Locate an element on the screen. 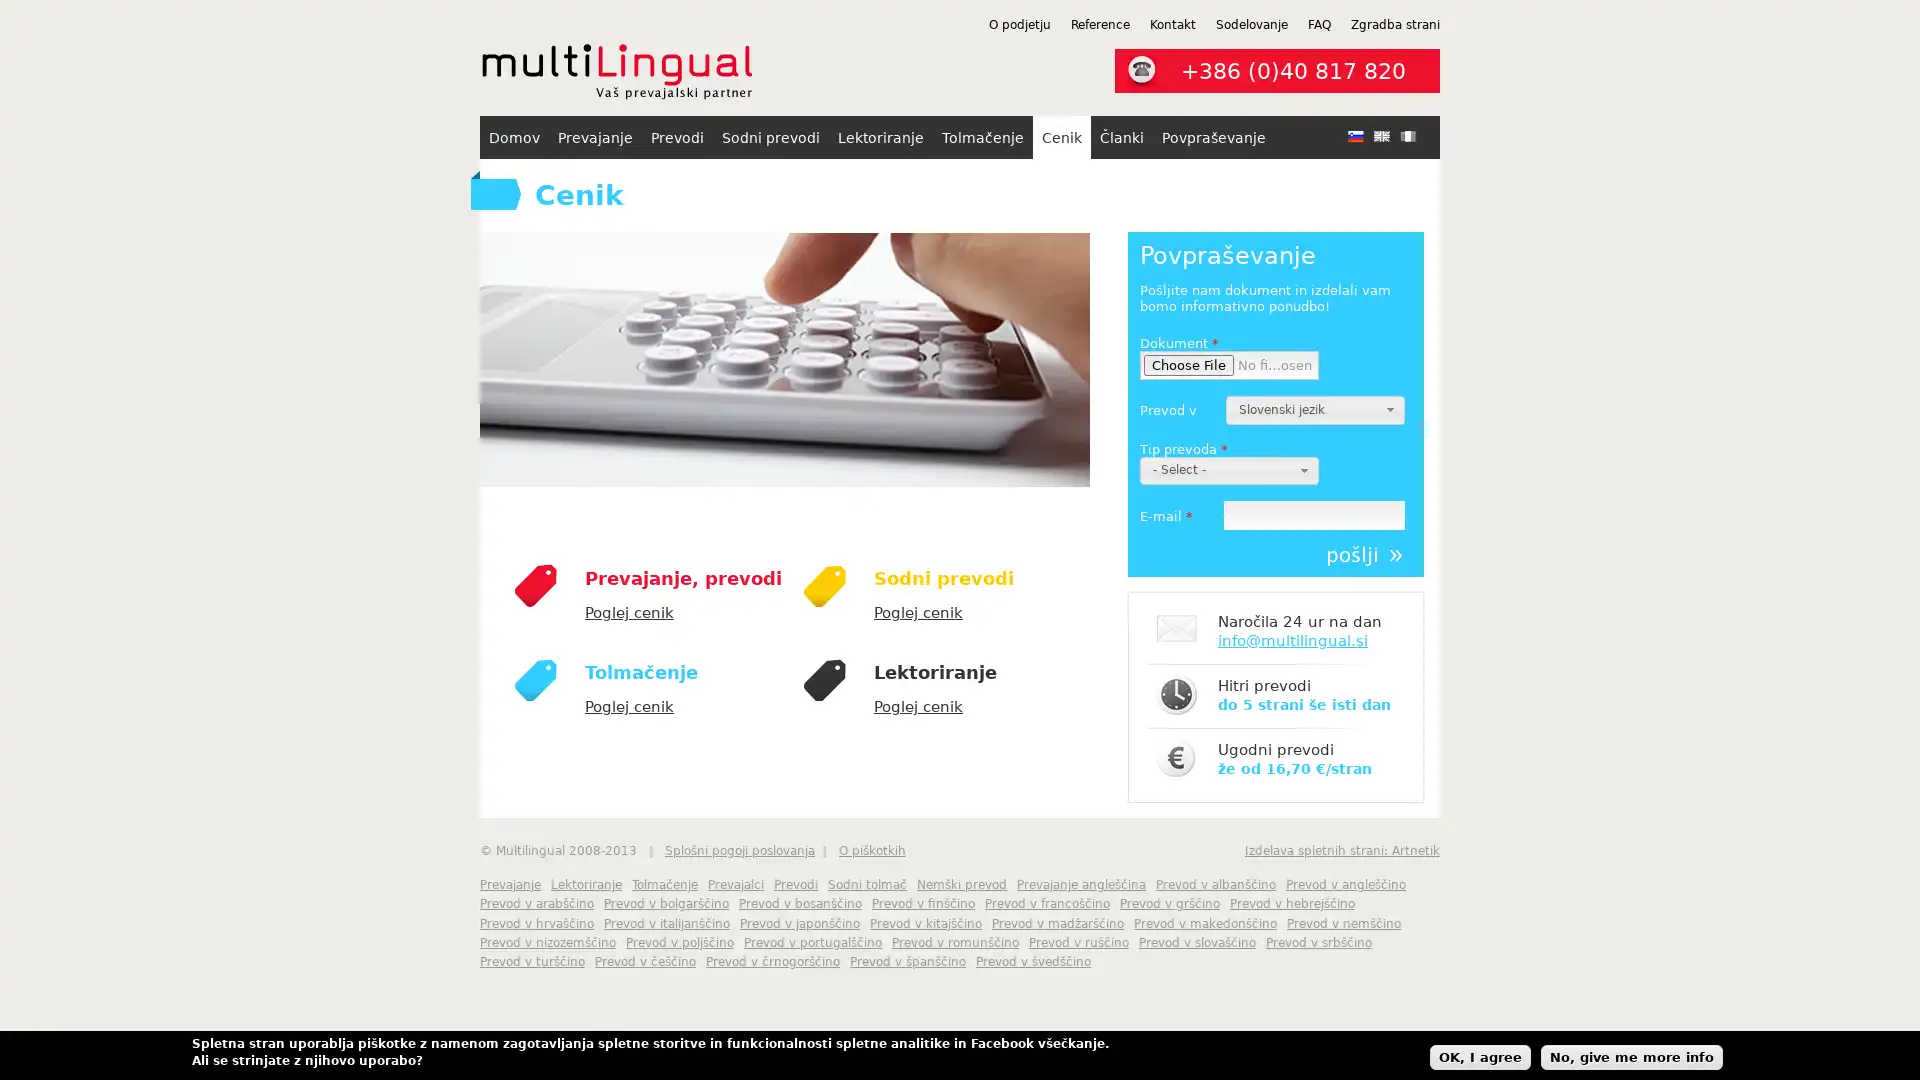  poslji is located at coordinates (1363, 555).